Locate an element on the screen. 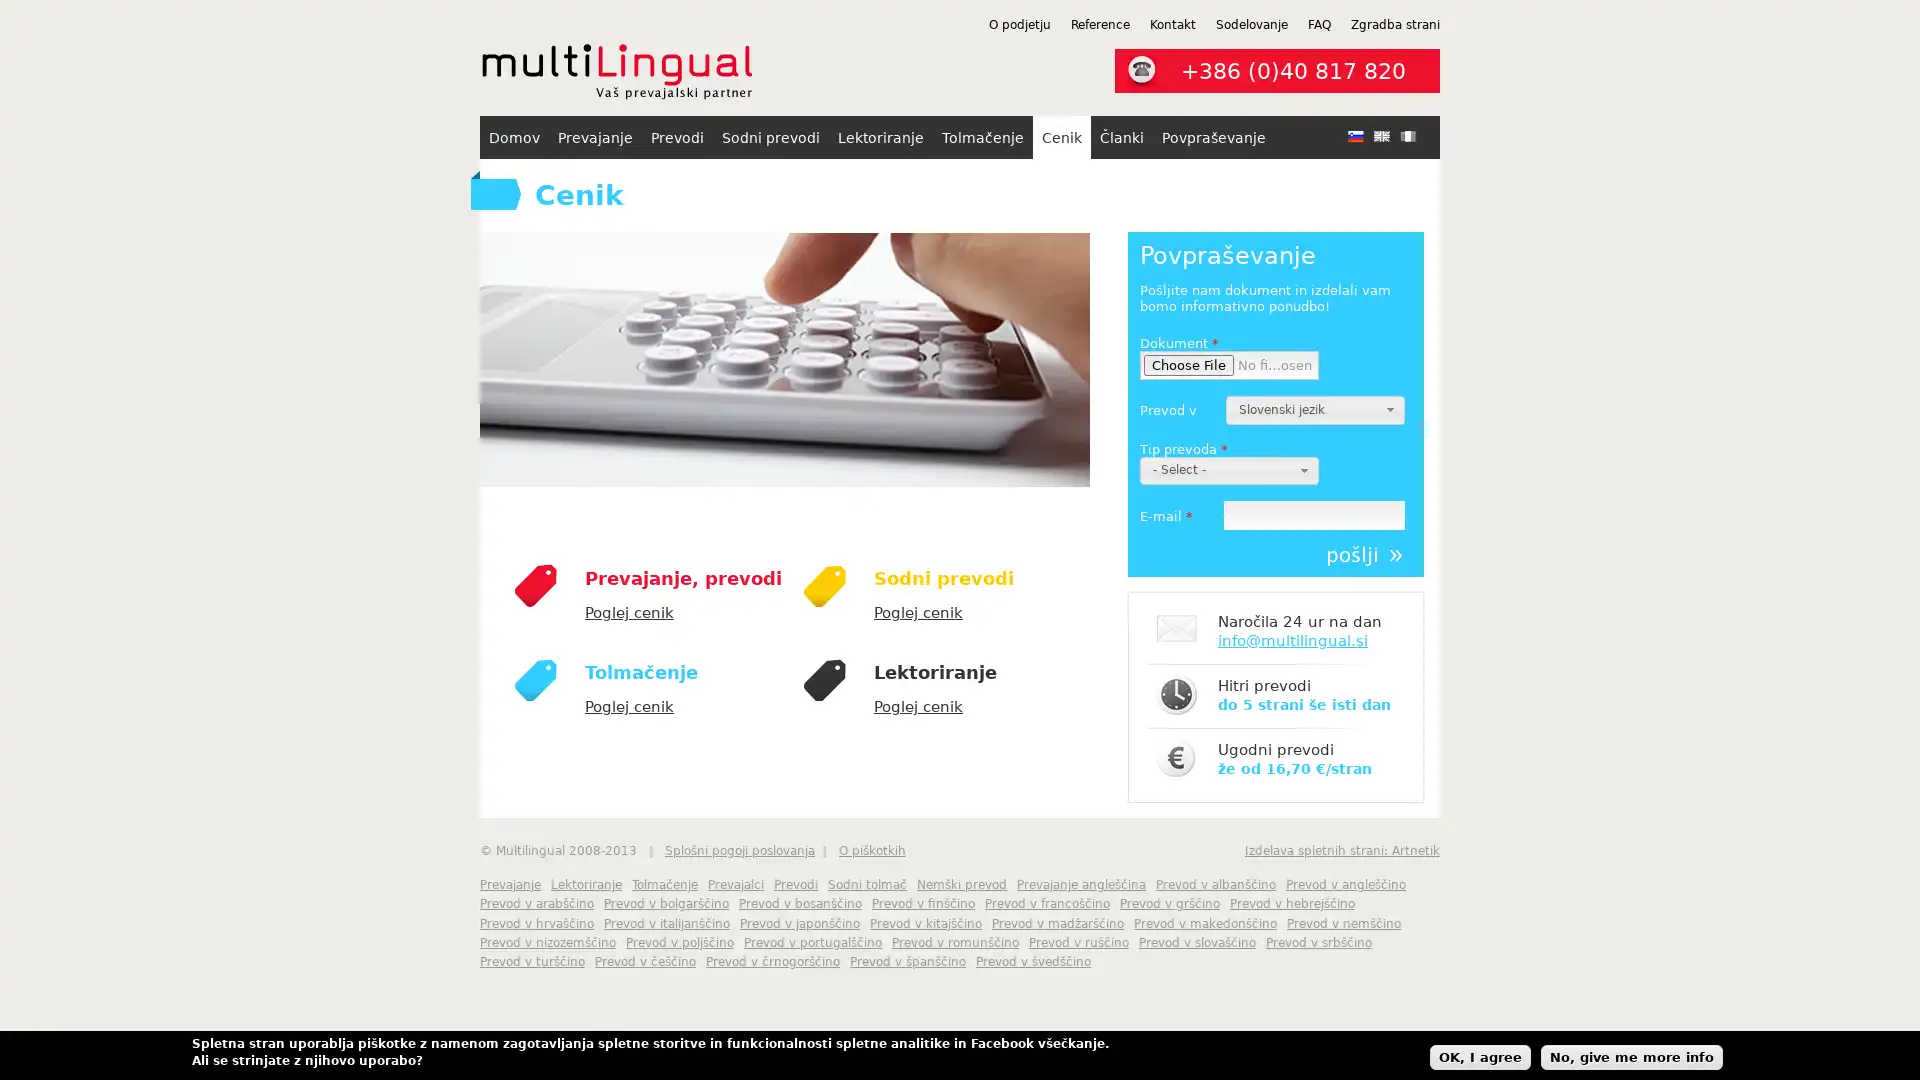  poslji is located at coordinates (1363, 555).